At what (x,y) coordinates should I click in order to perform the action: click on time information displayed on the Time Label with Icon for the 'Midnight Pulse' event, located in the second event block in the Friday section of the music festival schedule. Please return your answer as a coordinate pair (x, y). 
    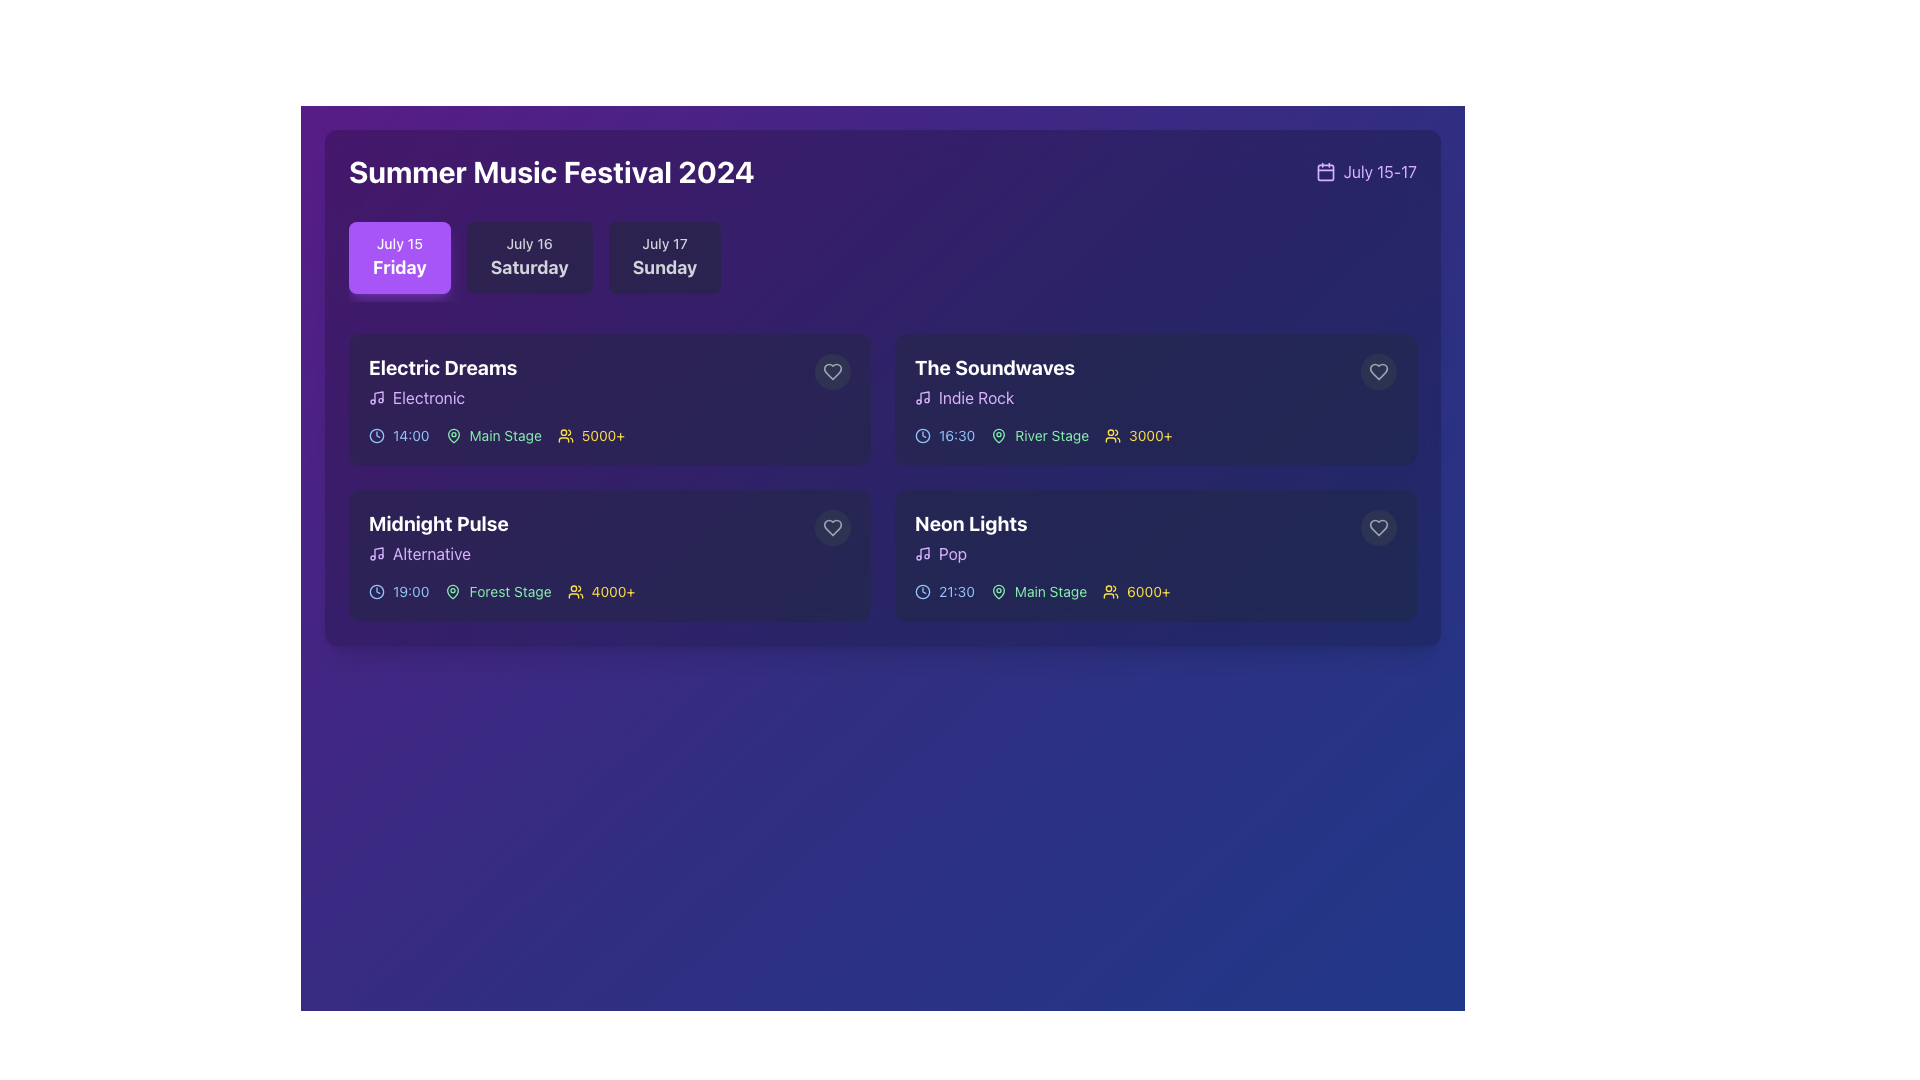
    Looking at the image, I should click on (399, 590).